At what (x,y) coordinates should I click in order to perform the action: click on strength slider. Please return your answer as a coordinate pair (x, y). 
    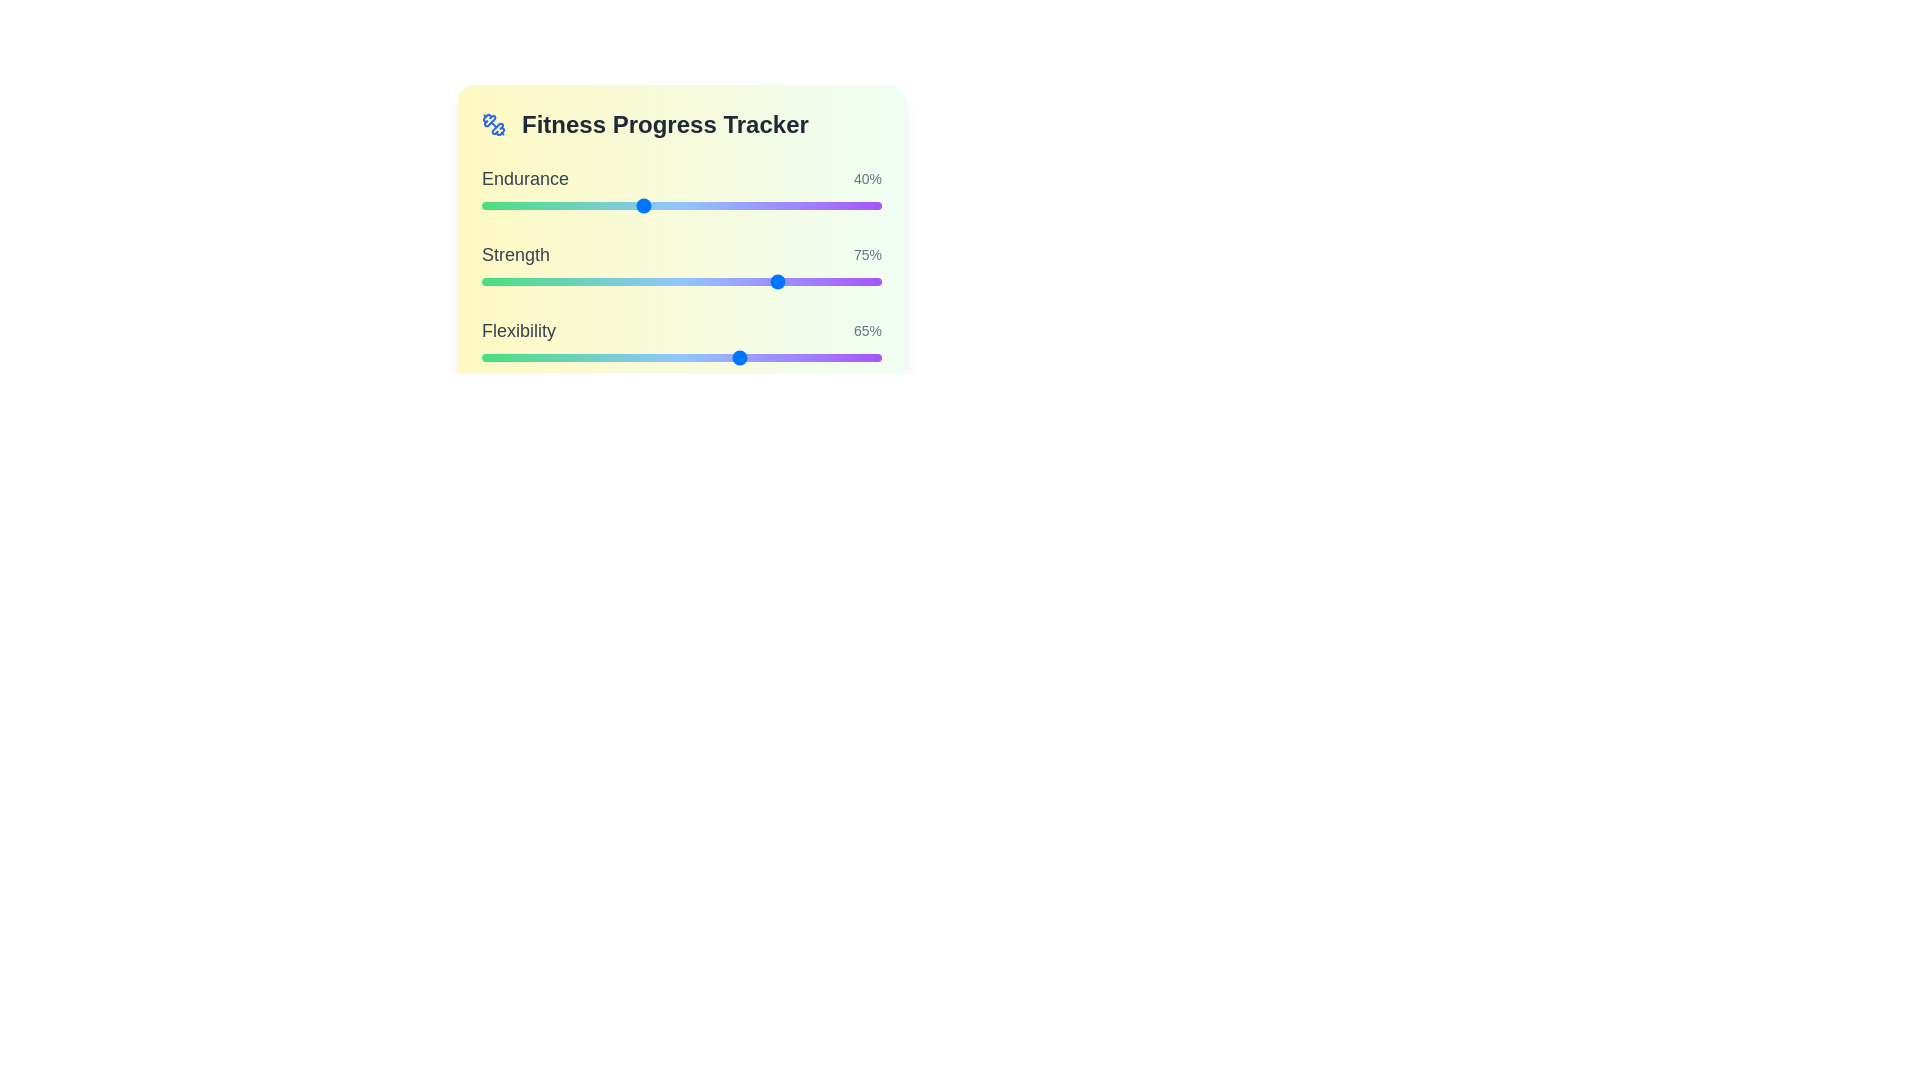
    Looking at the image, I should click on (637, 281).